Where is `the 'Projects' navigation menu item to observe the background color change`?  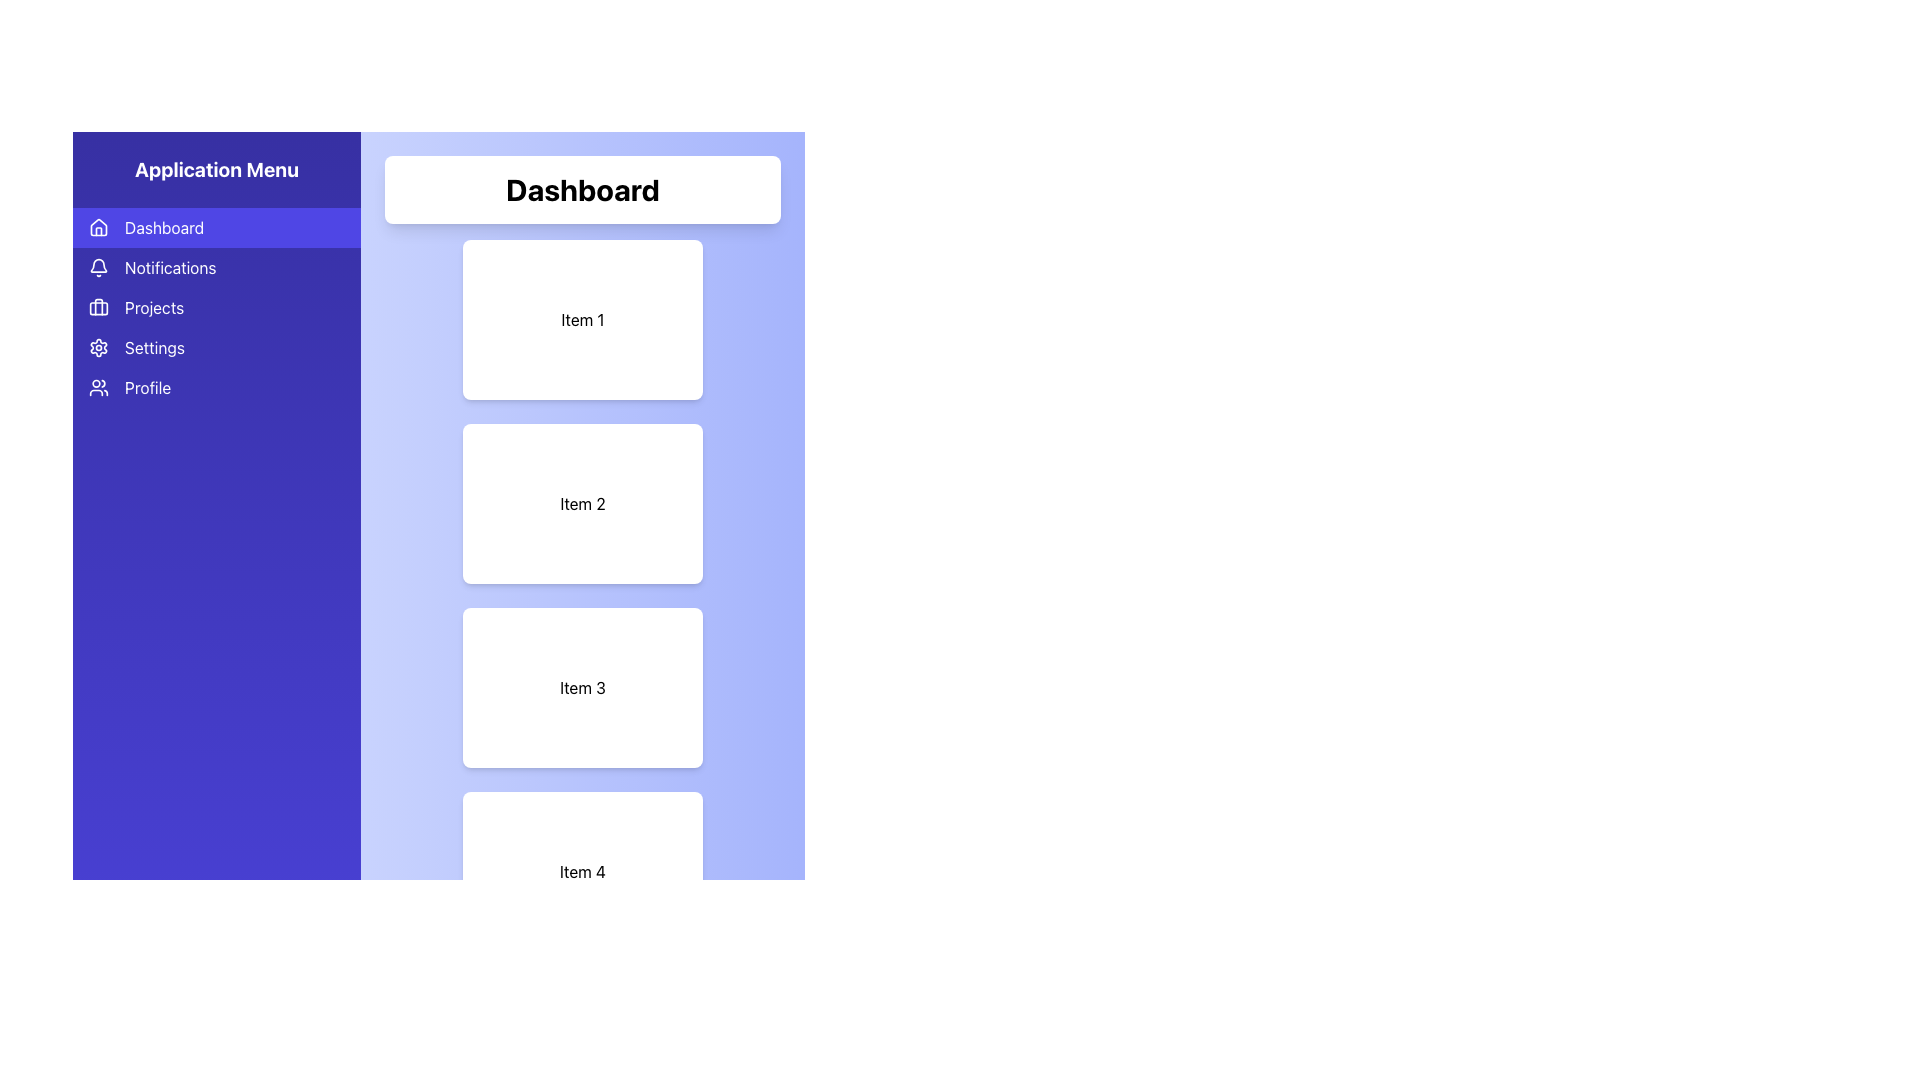
the 'Projects' navigation menu item to observe the background color change is located at coordinates (216, 308).